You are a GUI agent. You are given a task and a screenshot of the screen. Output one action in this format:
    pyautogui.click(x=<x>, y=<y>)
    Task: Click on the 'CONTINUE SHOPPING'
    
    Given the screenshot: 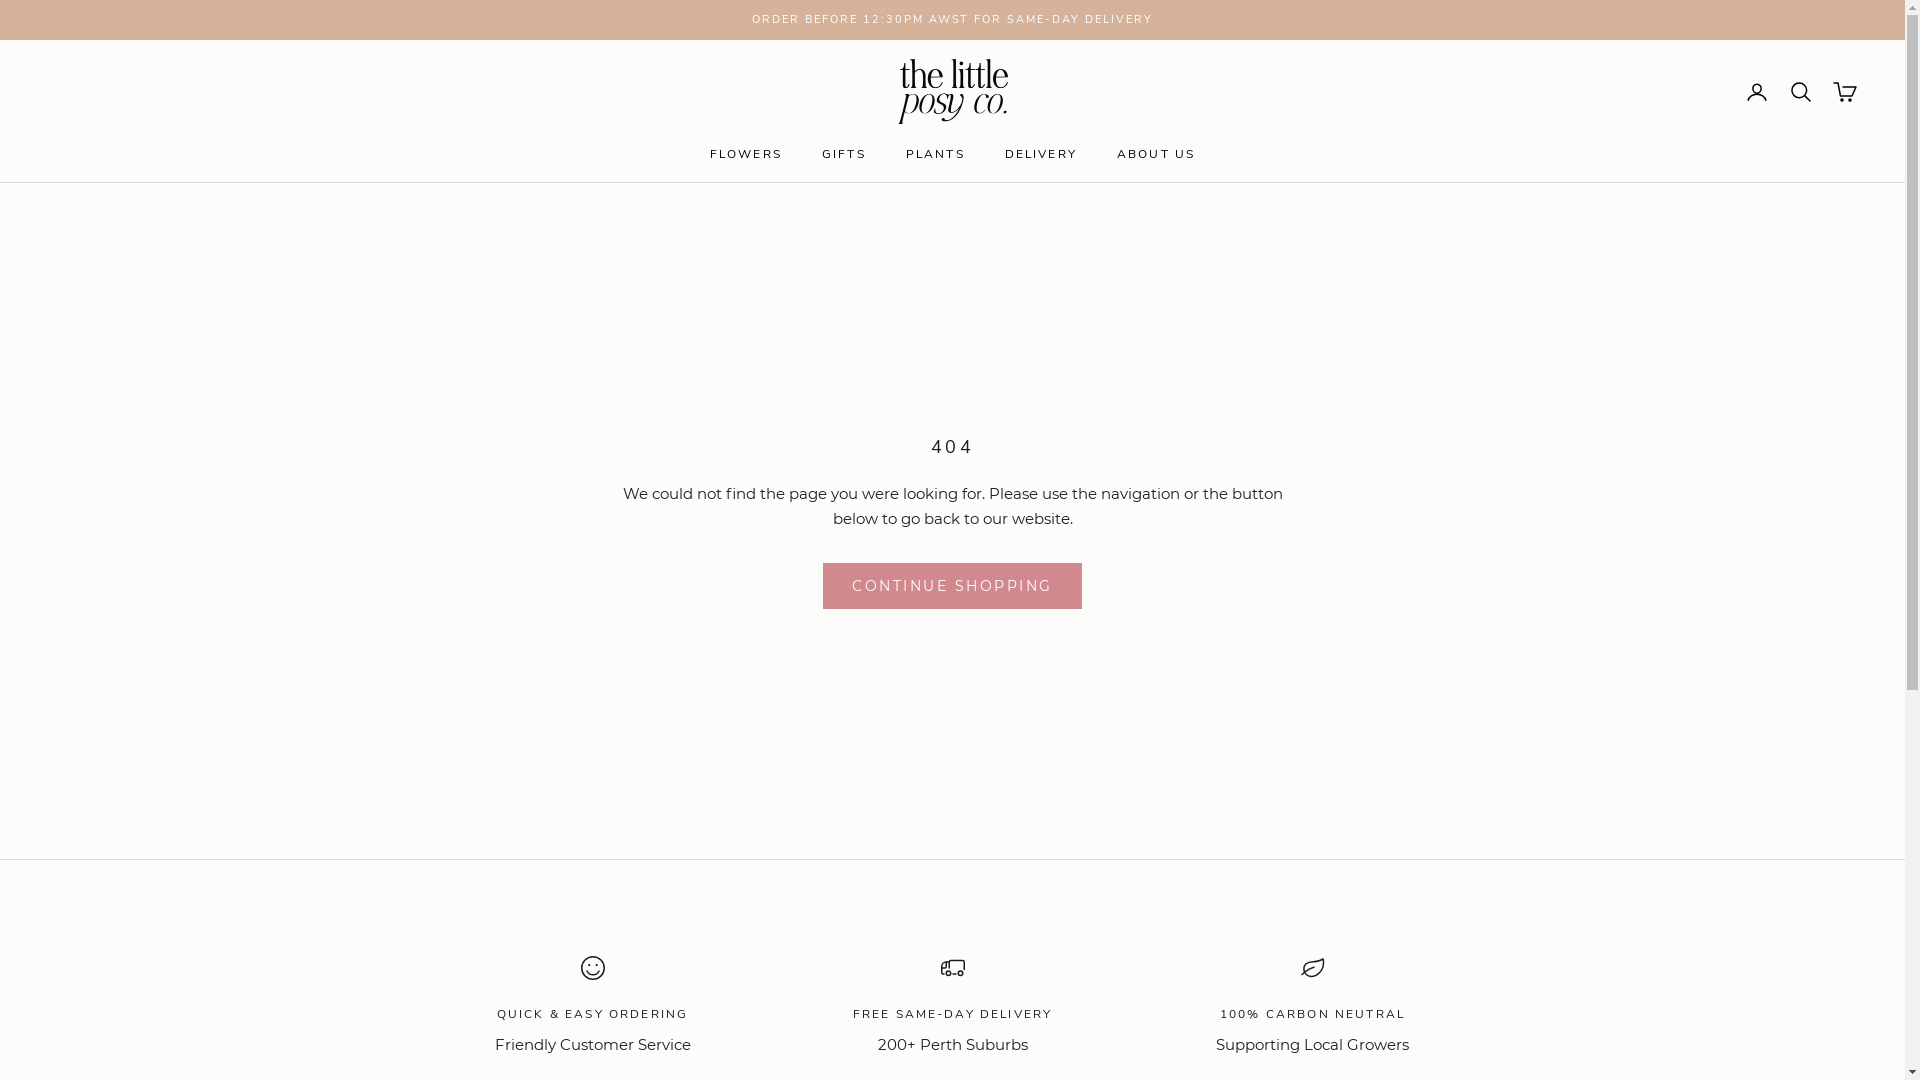 What is the action you would take?
    pyautogui.click(x=822, y=585)
    